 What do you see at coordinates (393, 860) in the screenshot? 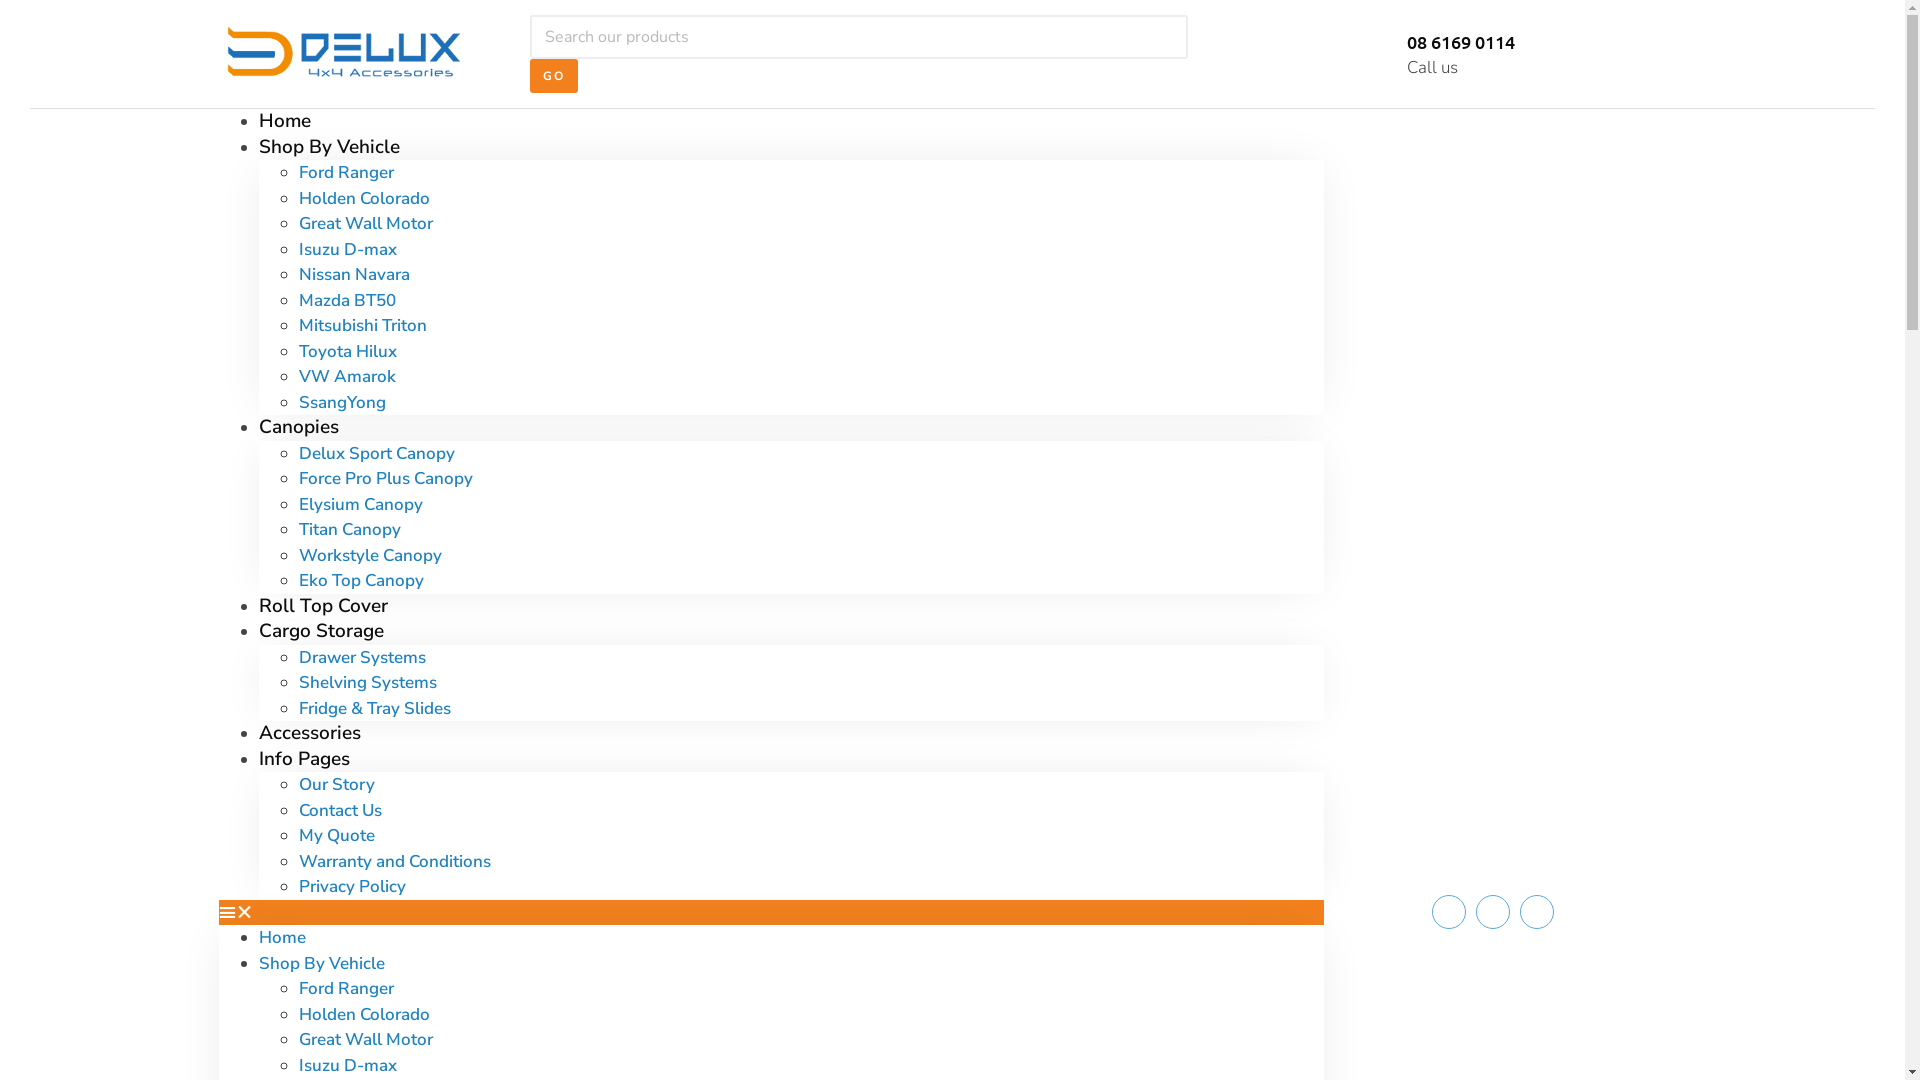
I see `'Warranty and Conditions'` at bounding box center [393, 860].